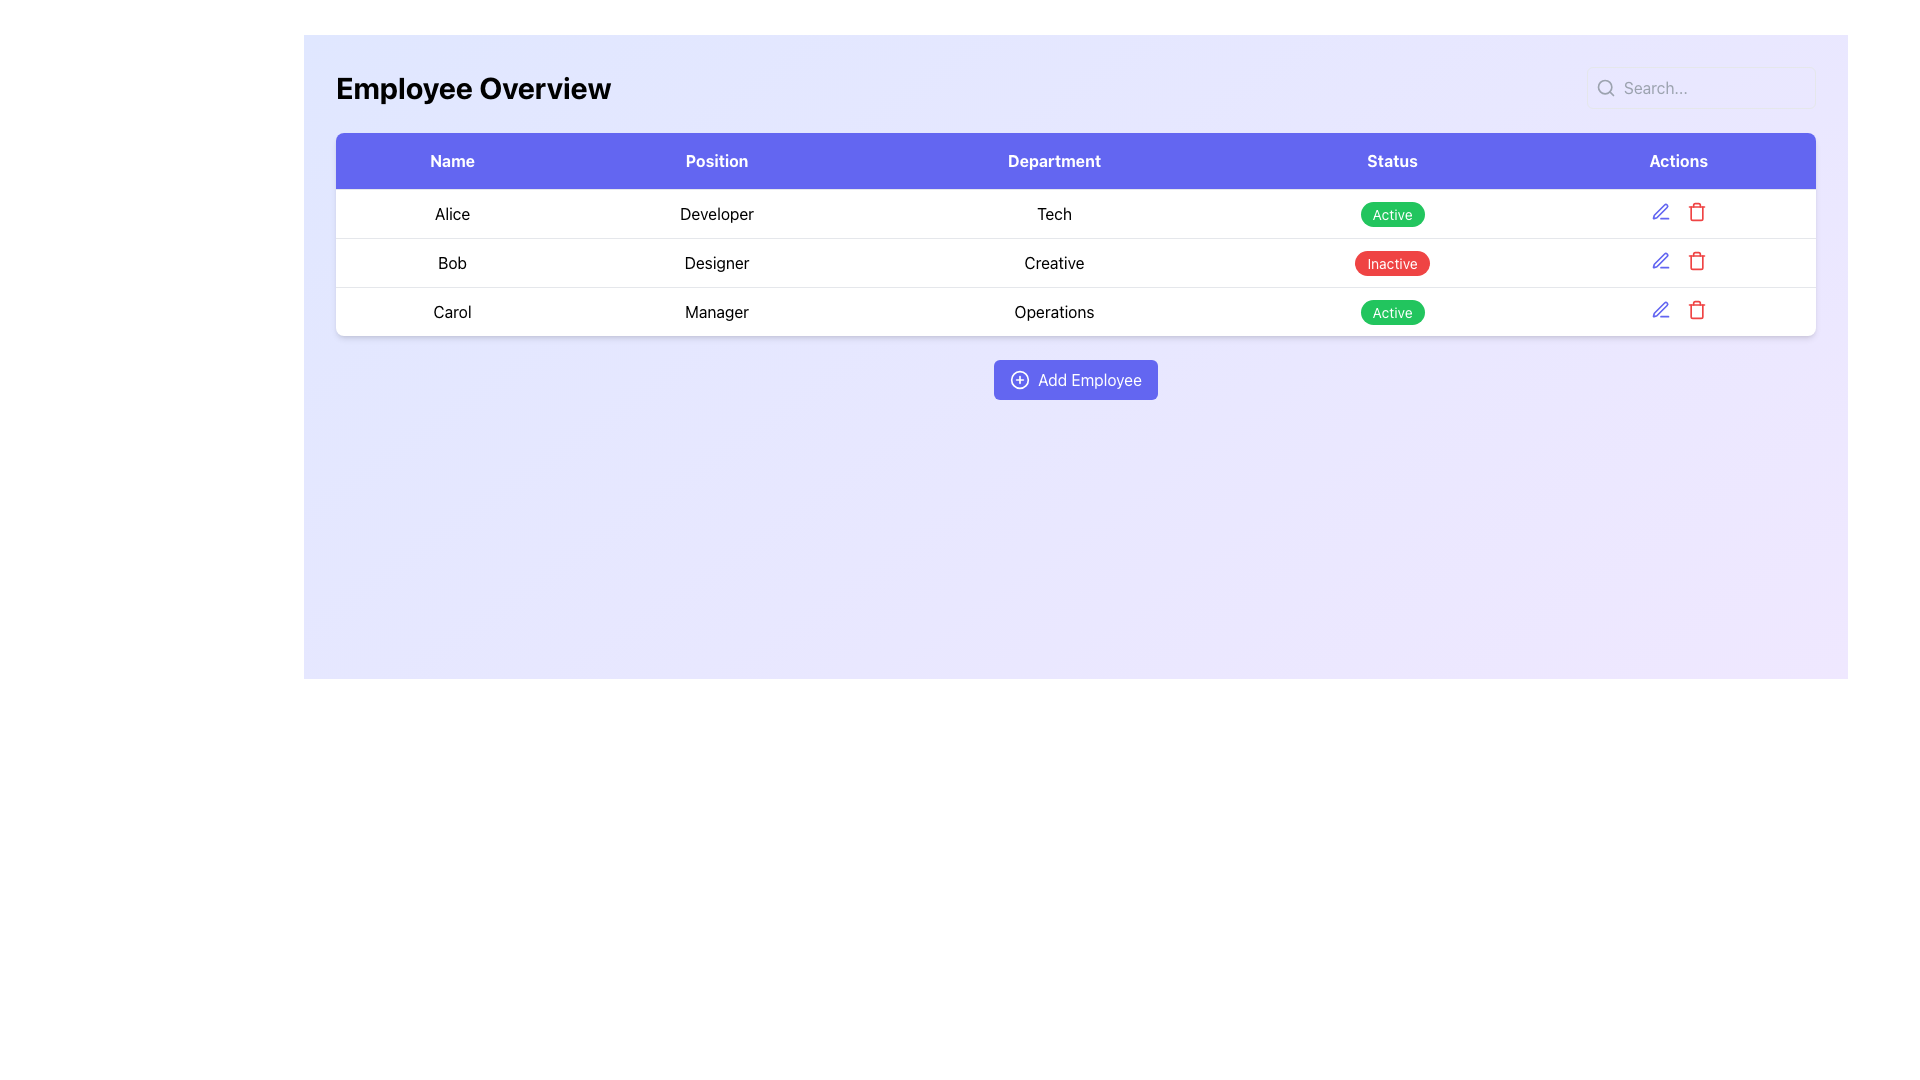 This screenshot has height=1080, width=1920. I want to click on the prominent blue 'Add Employee' button located below the employee details table, so click(1074, 380).